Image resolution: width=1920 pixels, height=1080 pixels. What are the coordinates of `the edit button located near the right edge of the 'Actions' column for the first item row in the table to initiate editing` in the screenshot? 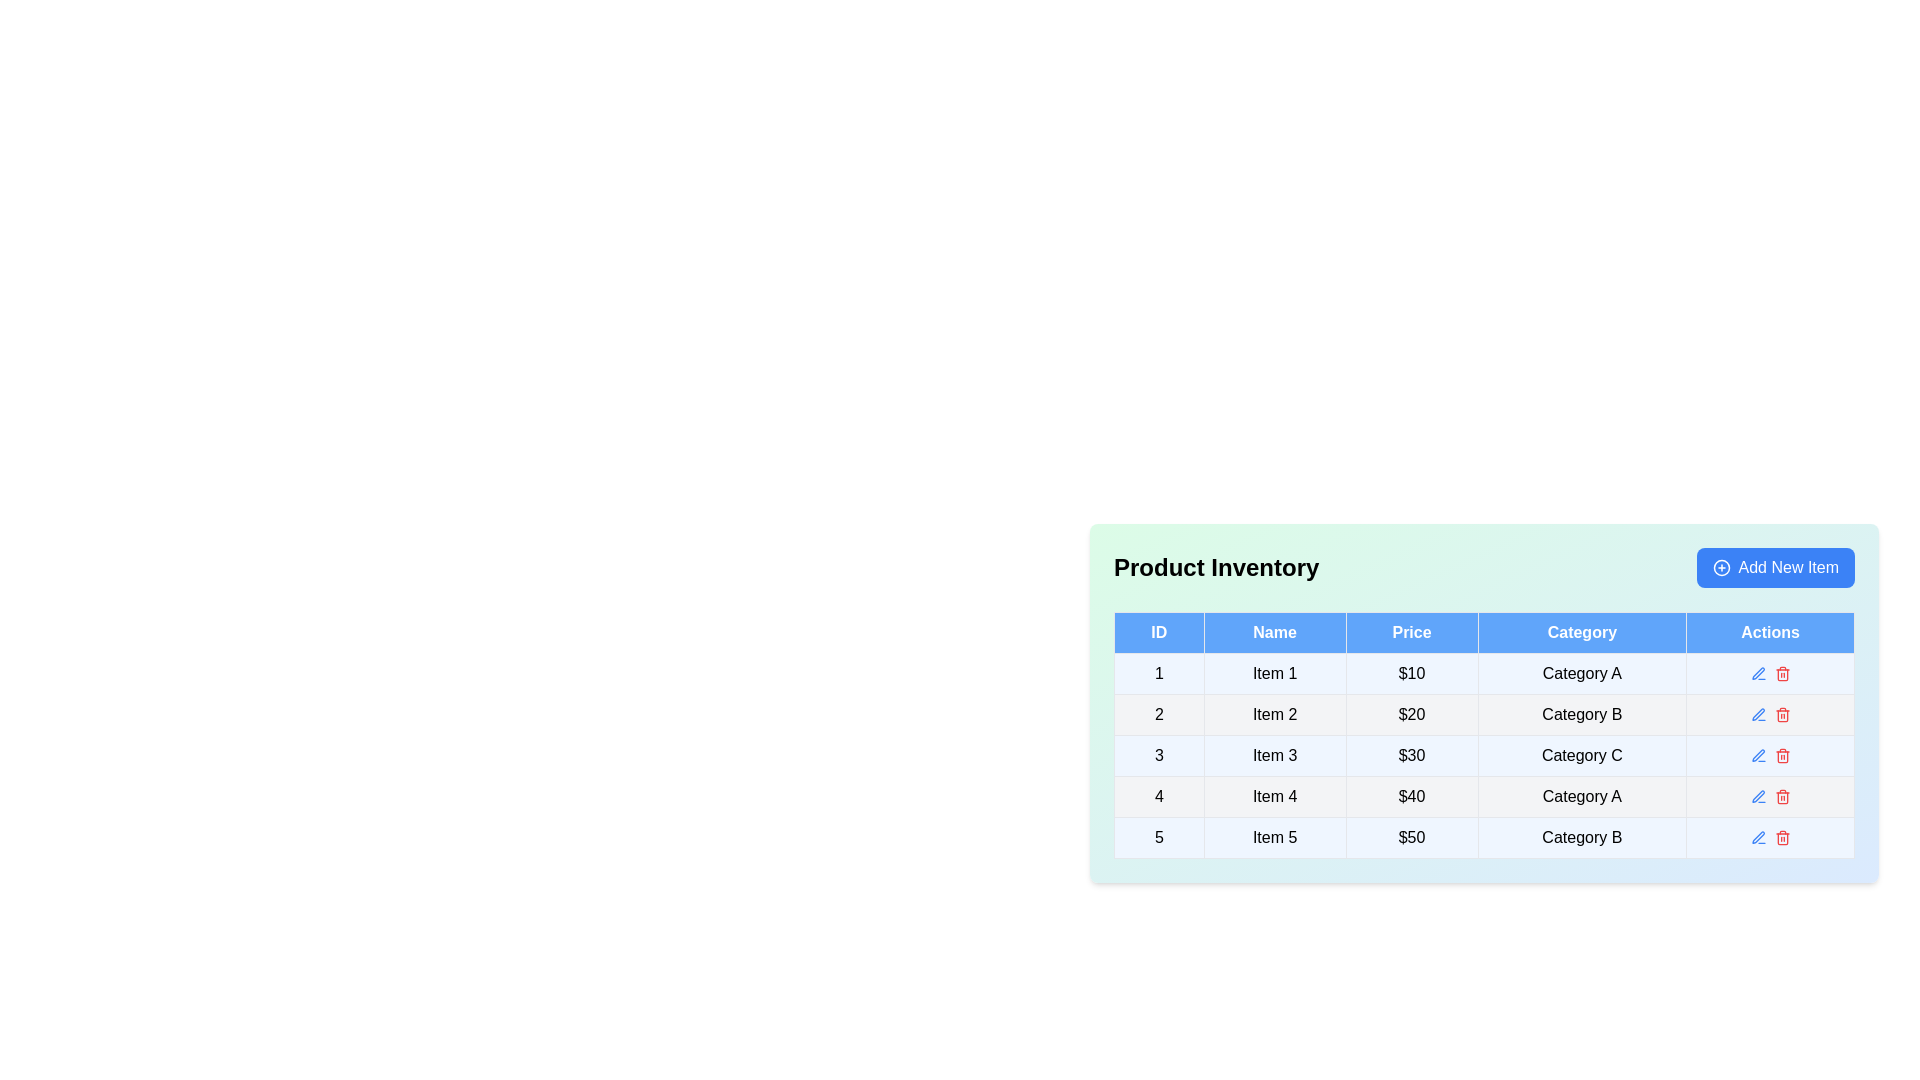 It's located at (1757, 674).